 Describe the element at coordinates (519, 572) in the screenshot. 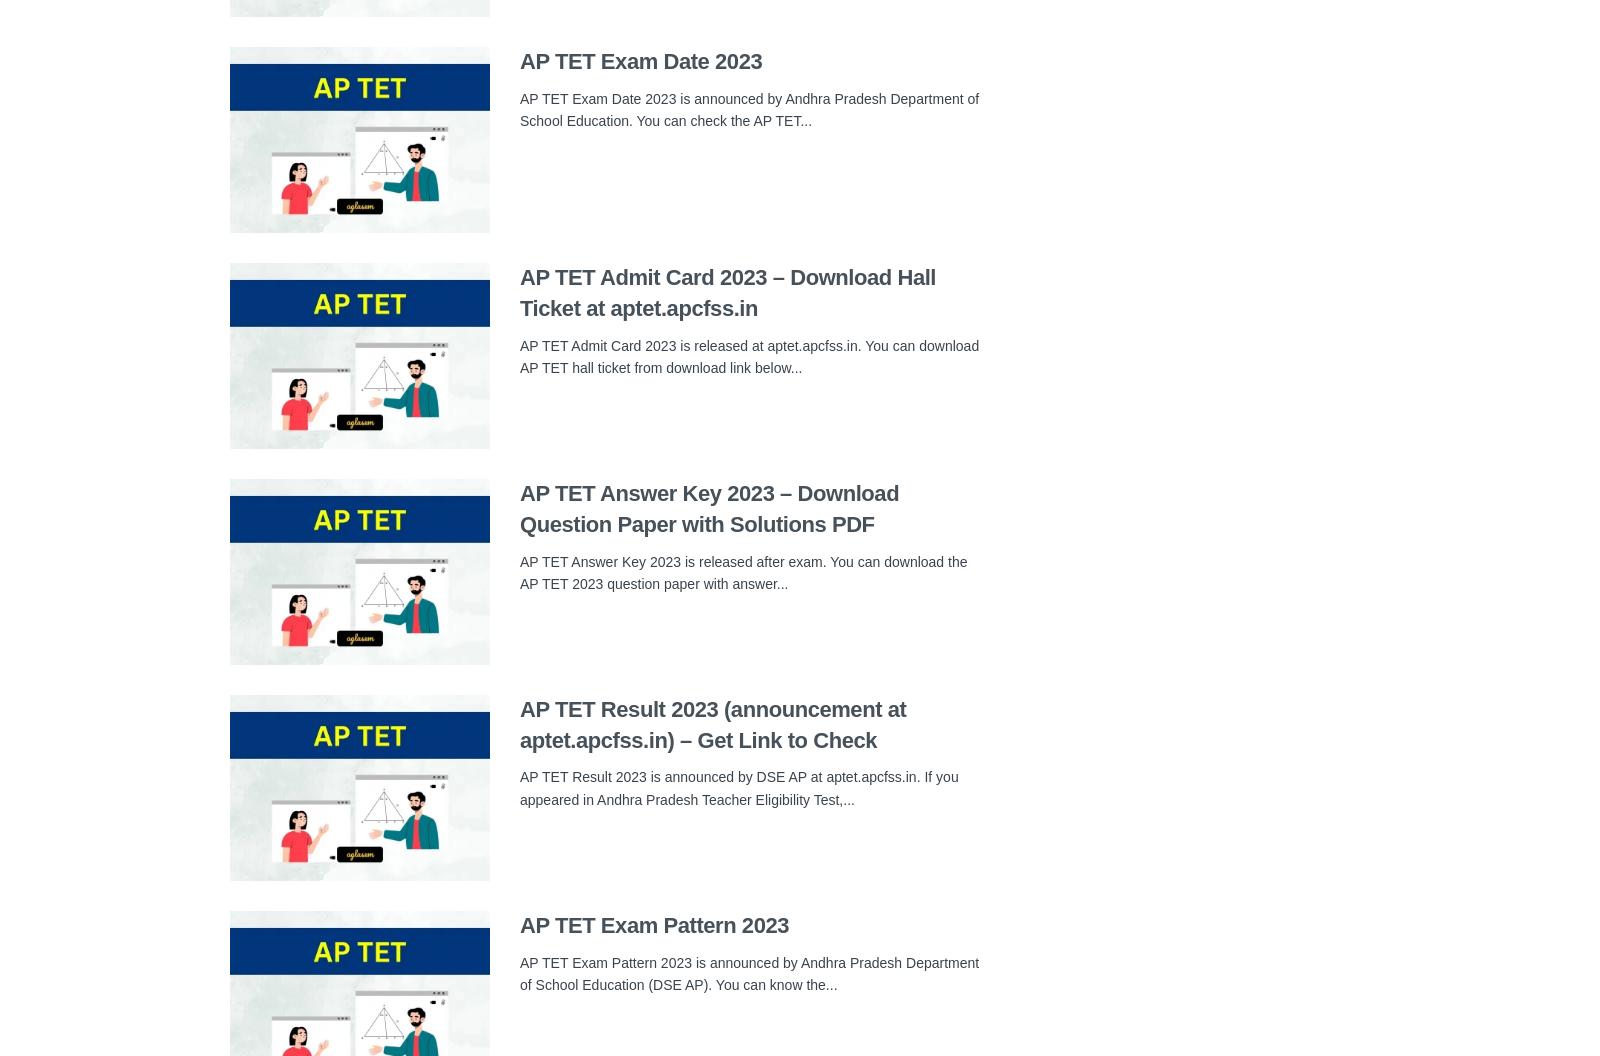

I see `'AP TET Answer Key 2023 is released after exam. You can download the AP TET 2023 question paper with answer...'` at that location.